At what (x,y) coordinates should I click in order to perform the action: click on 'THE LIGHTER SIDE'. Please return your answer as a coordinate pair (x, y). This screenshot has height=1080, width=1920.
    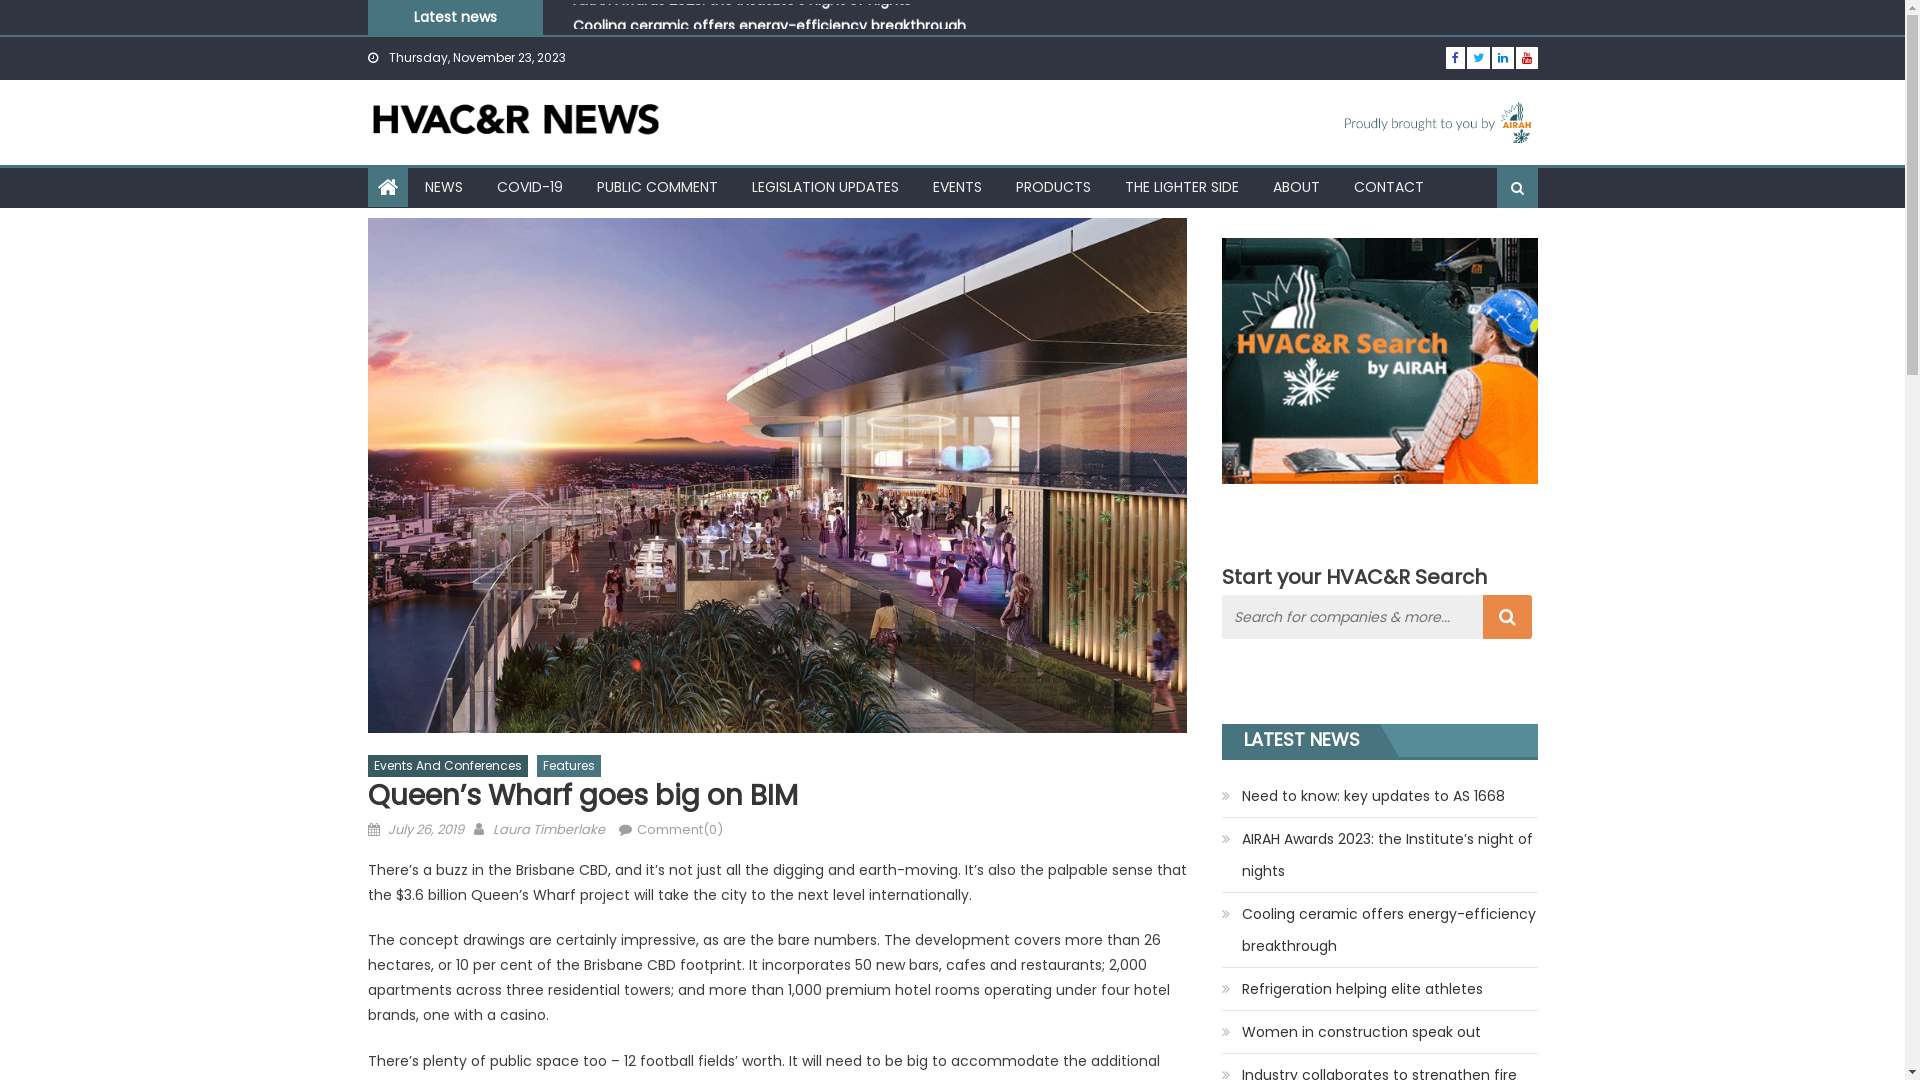
    Looking at the image, I should click on (1108, 186).